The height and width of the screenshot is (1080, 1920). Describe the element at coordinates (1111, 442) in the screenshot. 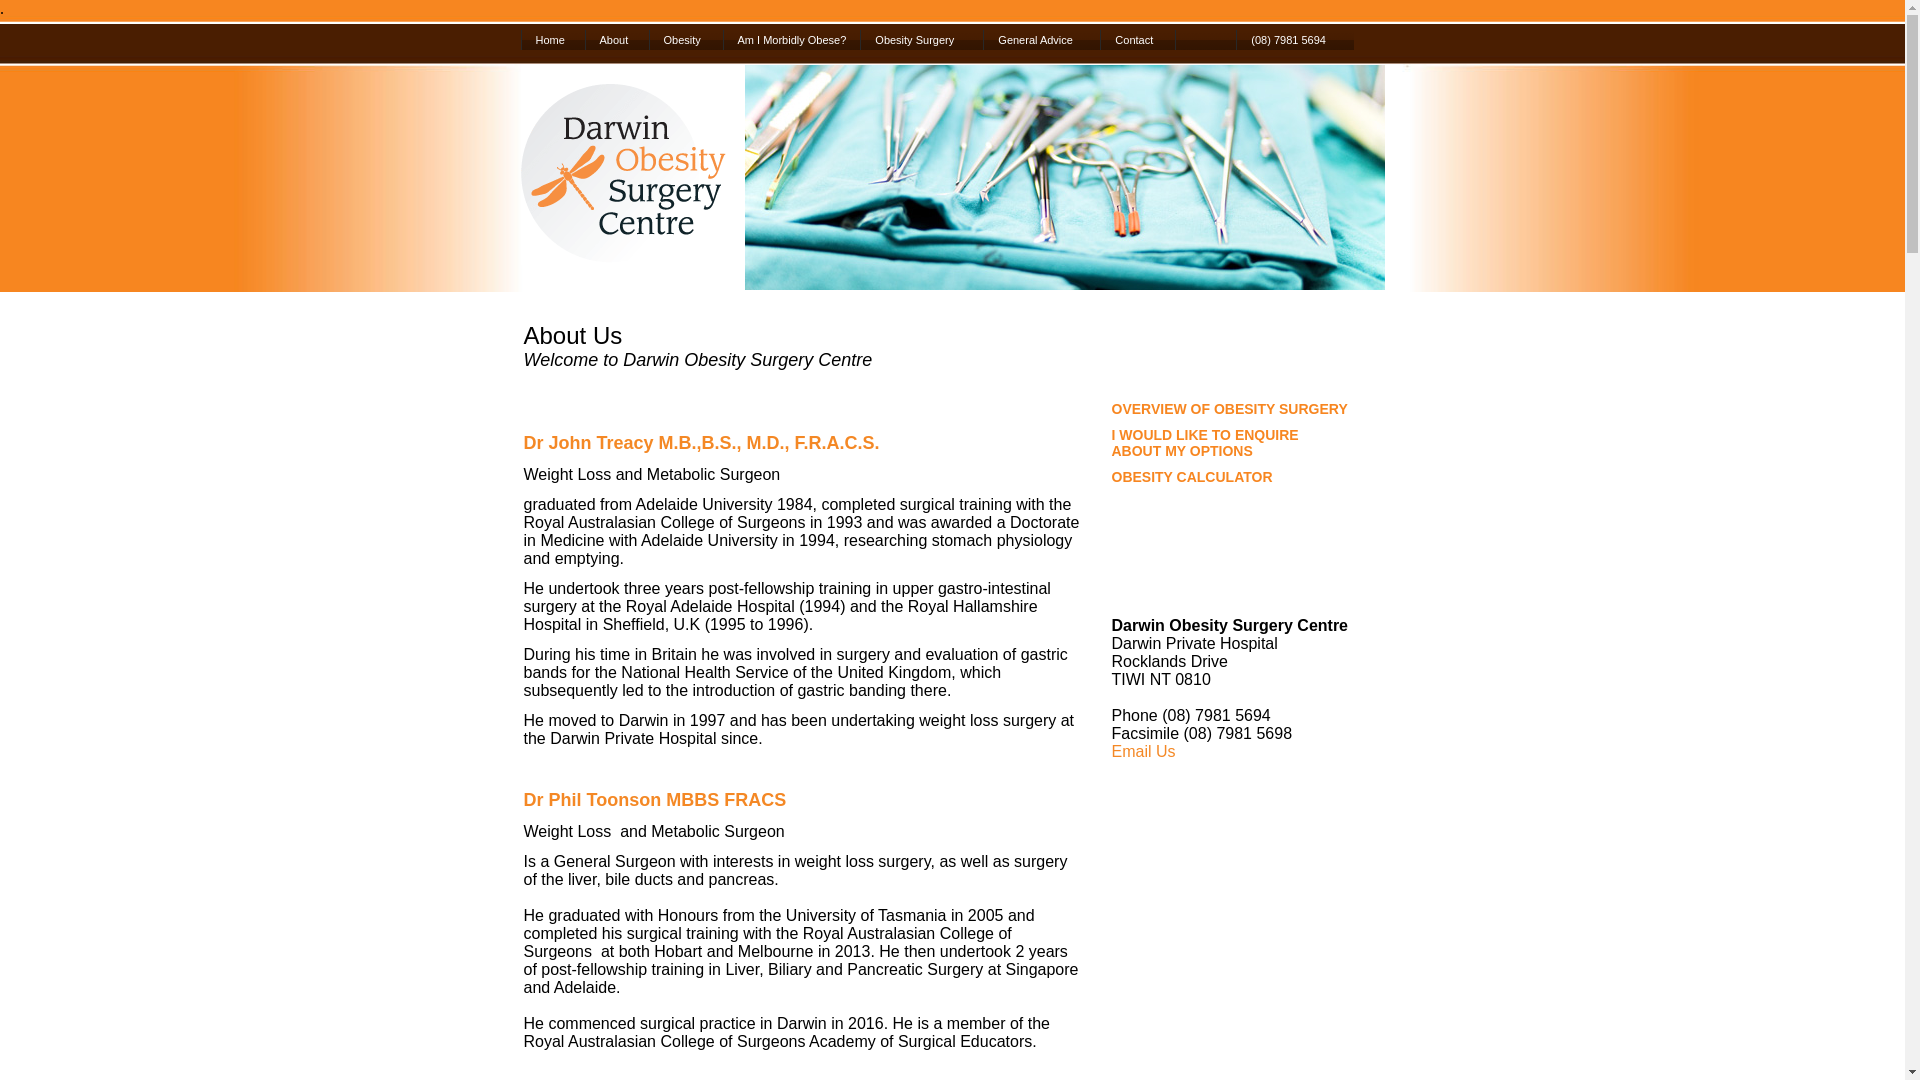

I see `'I WOULD LIKE TO ENQUIRE` at that location.